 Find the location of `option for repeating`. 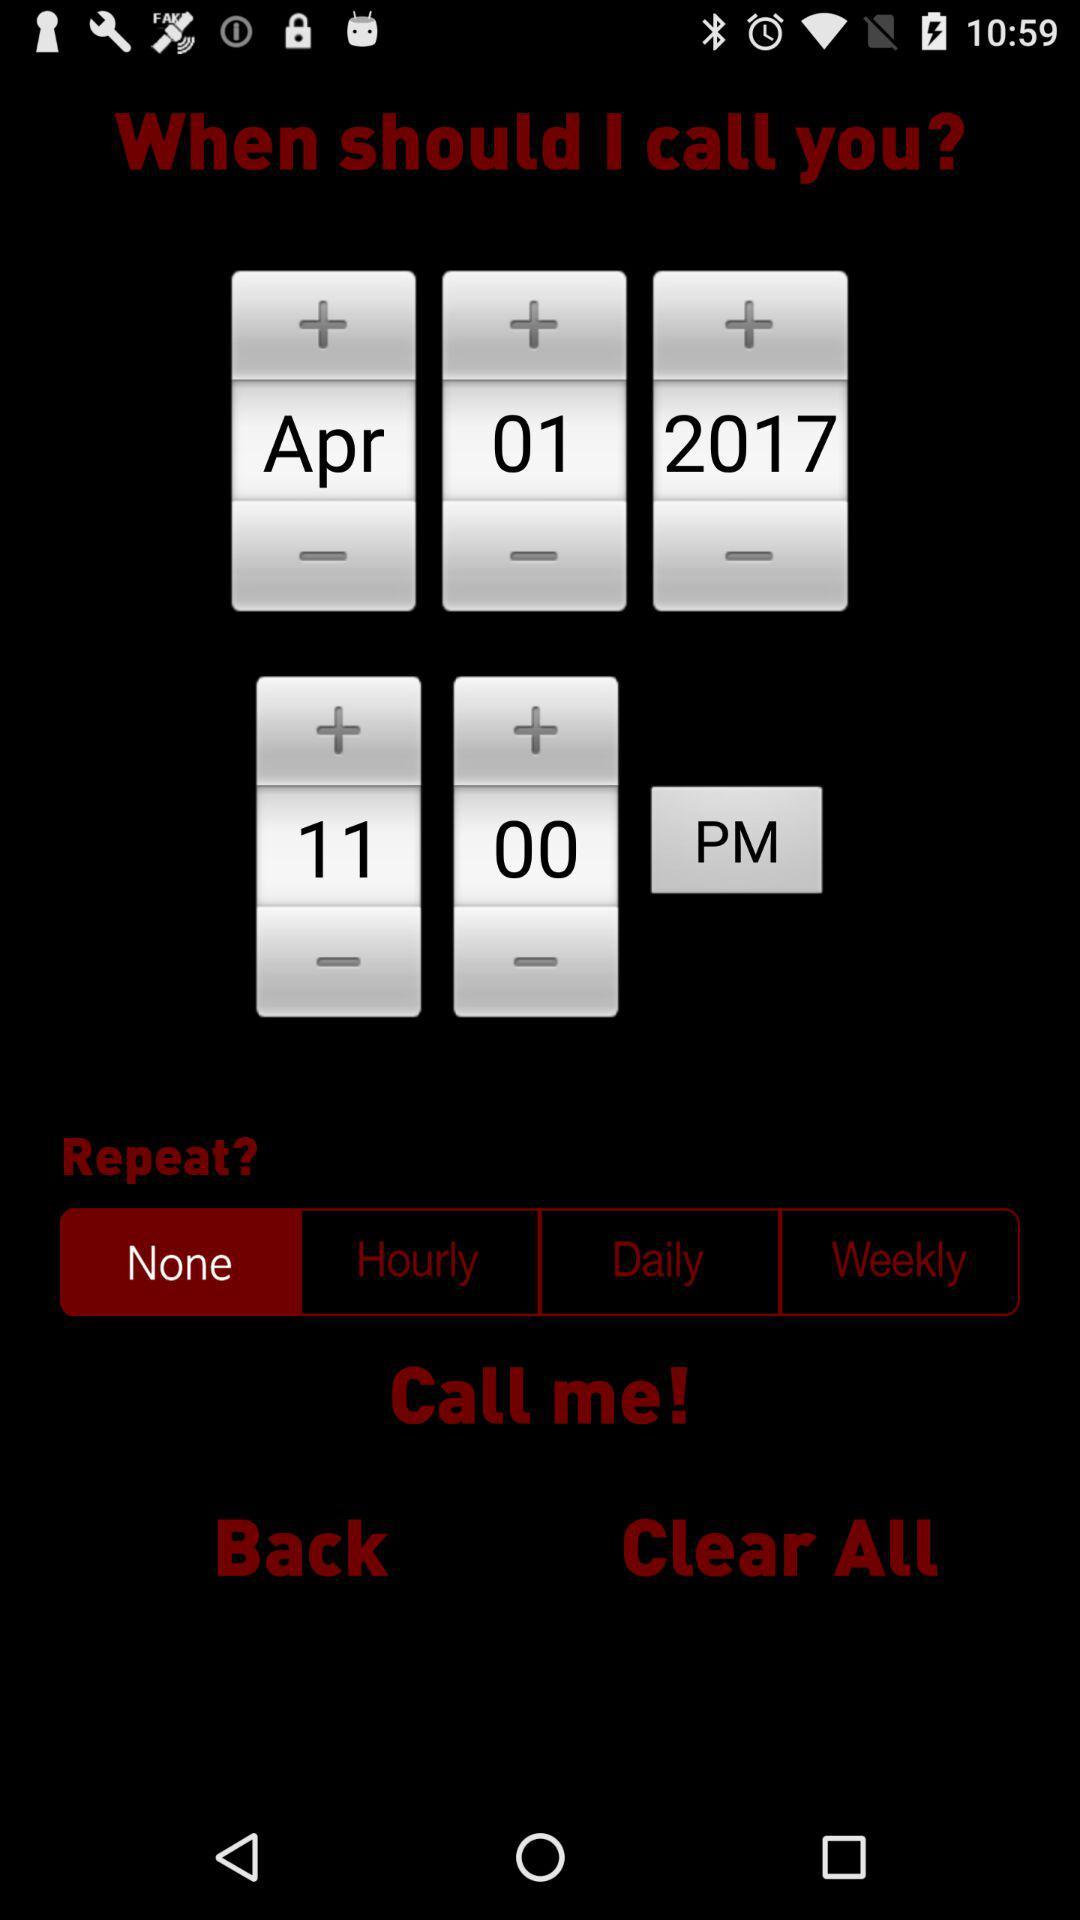

option for repeating is located at coordinates (659, 1261).